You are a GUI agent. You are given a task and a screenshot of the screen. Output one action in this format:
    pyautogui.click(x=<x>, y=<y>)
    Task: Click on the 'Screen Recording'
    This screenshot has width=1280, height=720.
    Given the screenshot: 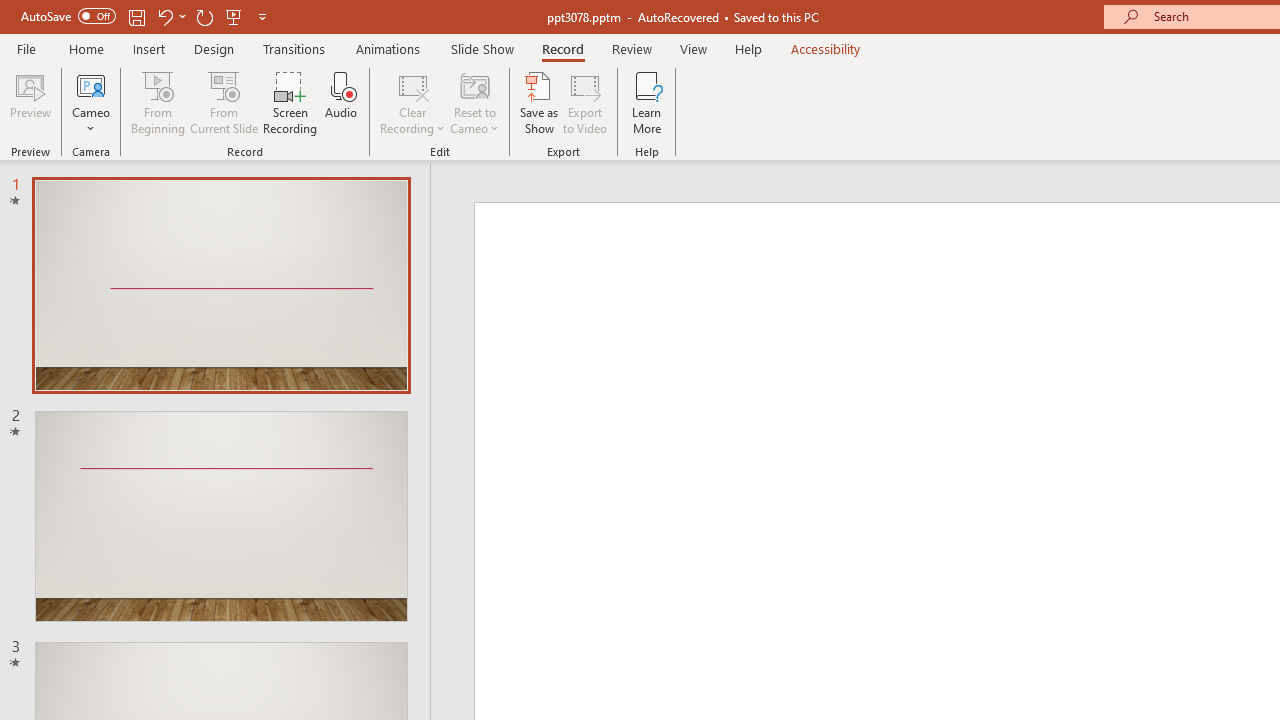 What is the action you would take?
    pyautogui.click(x=289, y=103)
    